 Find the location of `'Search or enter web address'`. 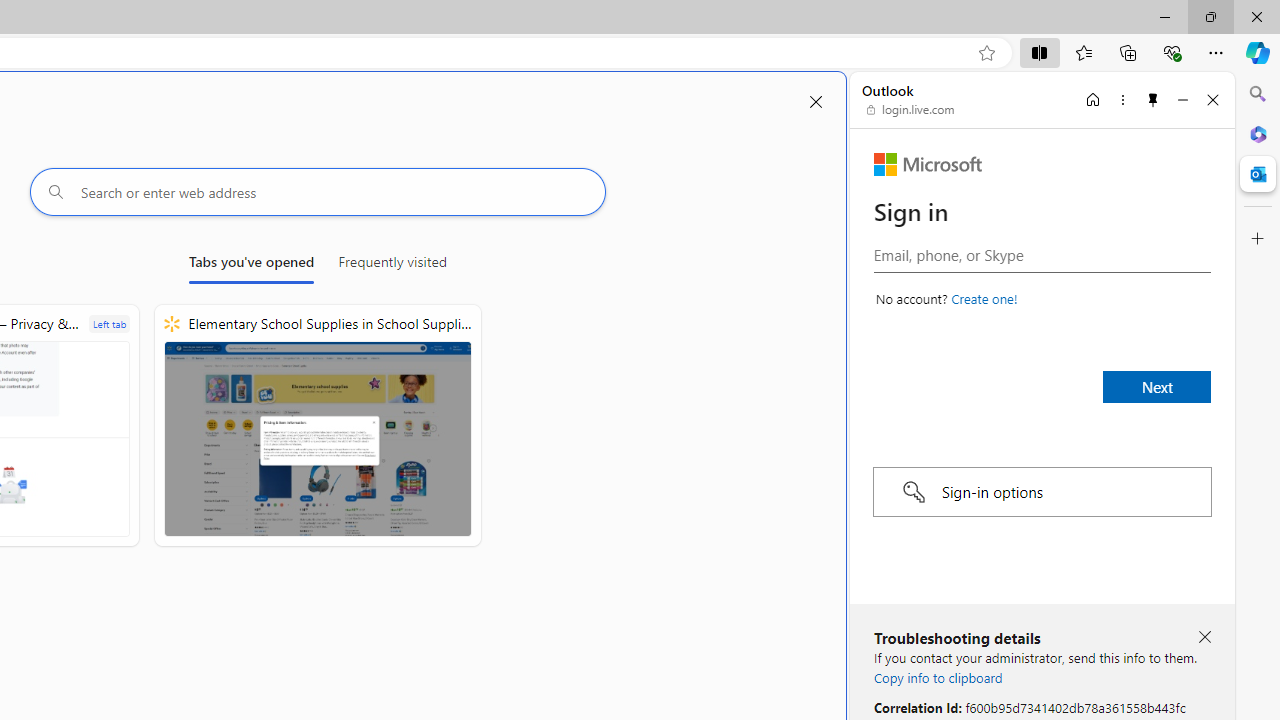

'Search or enter web address' is located at coordinates (316, 191).